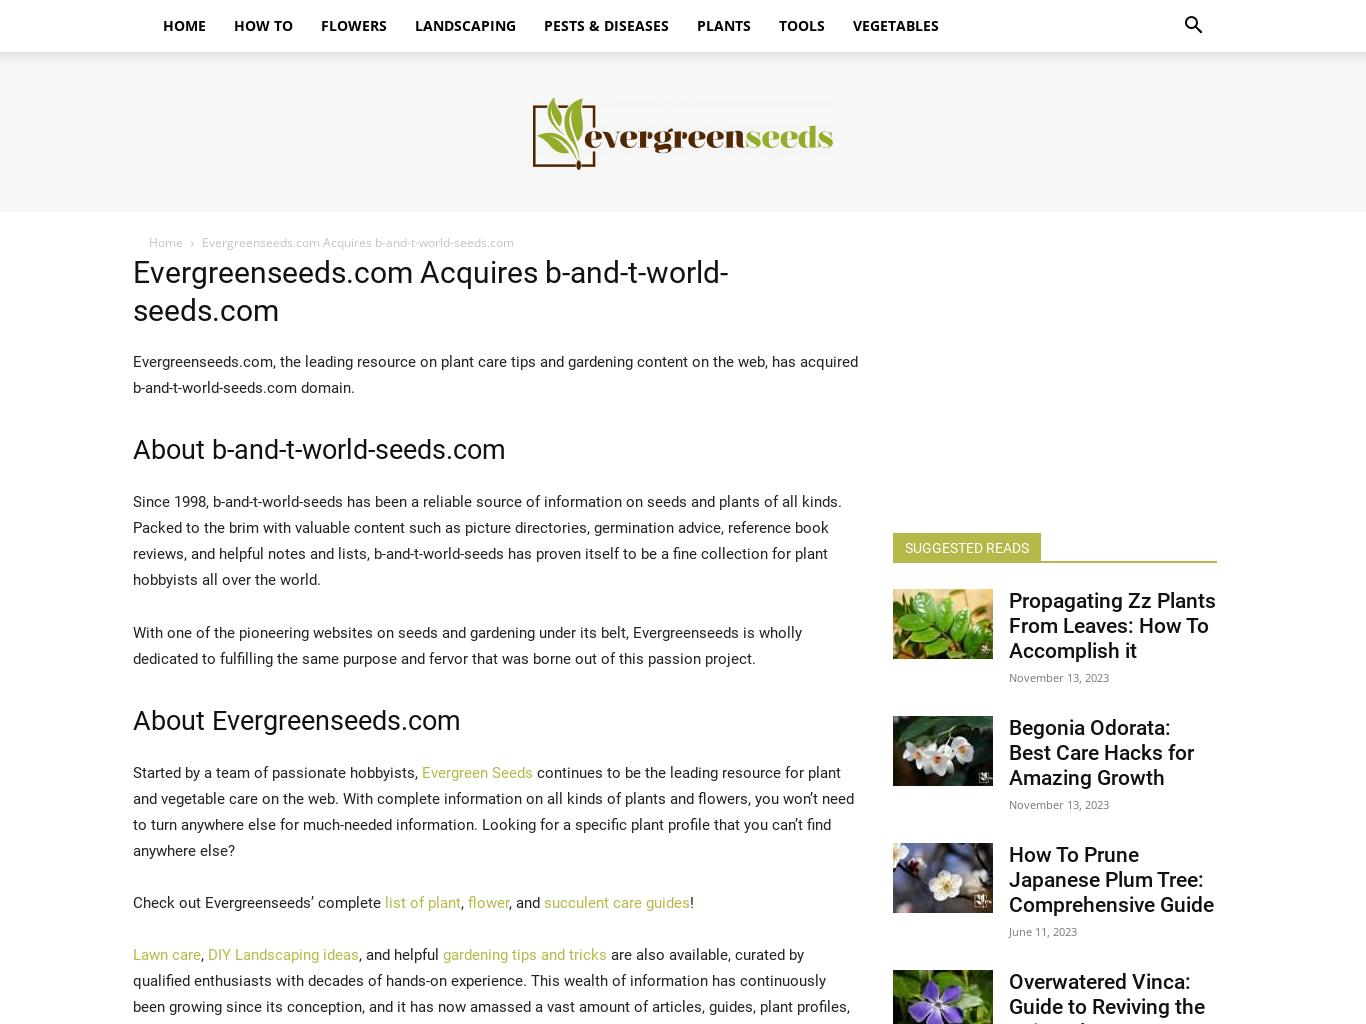 The width and height of the screenshot is (1366, 1024). I want to click on 'Evergreenseeds.com, the leading resource on plant care tips and gardening content on the web, has acquired b-and-t-world-seeds.com domain.', so click(495, 374).